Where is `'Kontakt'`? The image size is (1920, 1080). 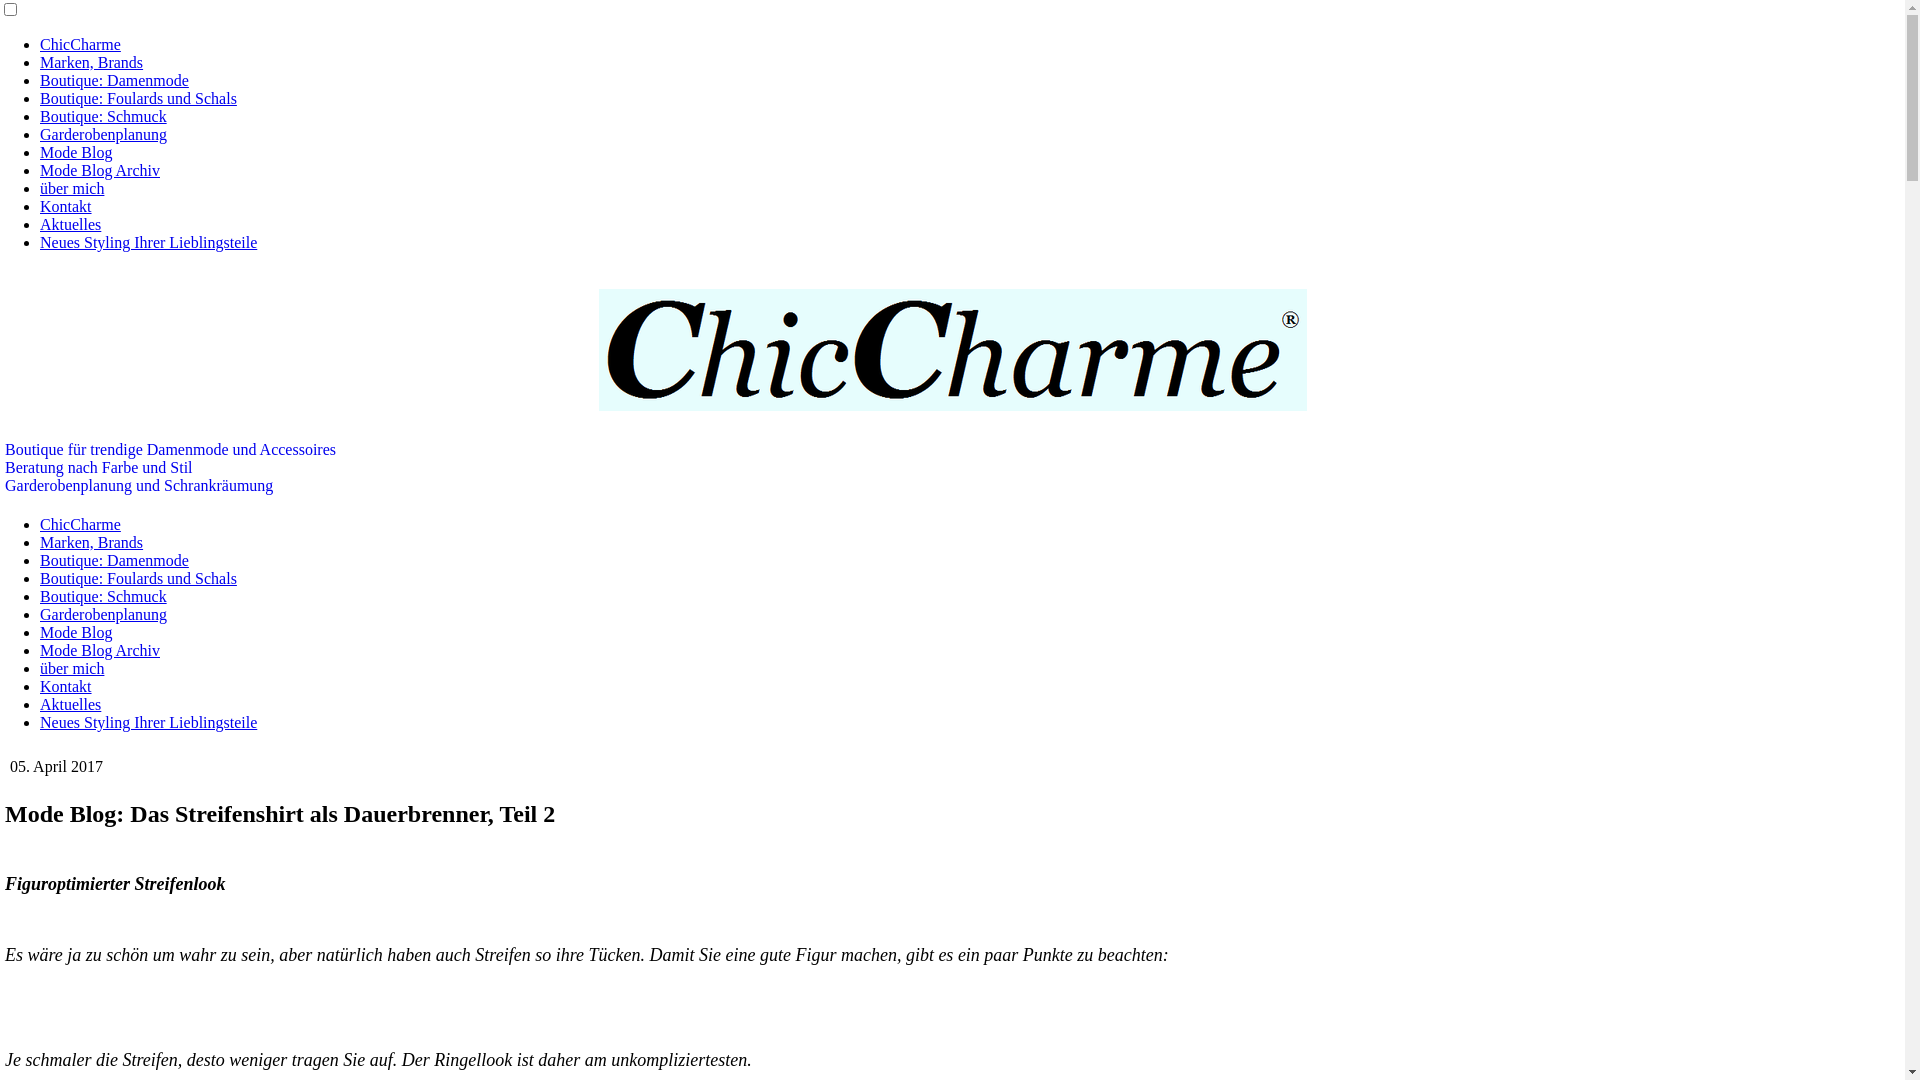
'Kontakt' is located at coordinates (66, 685).